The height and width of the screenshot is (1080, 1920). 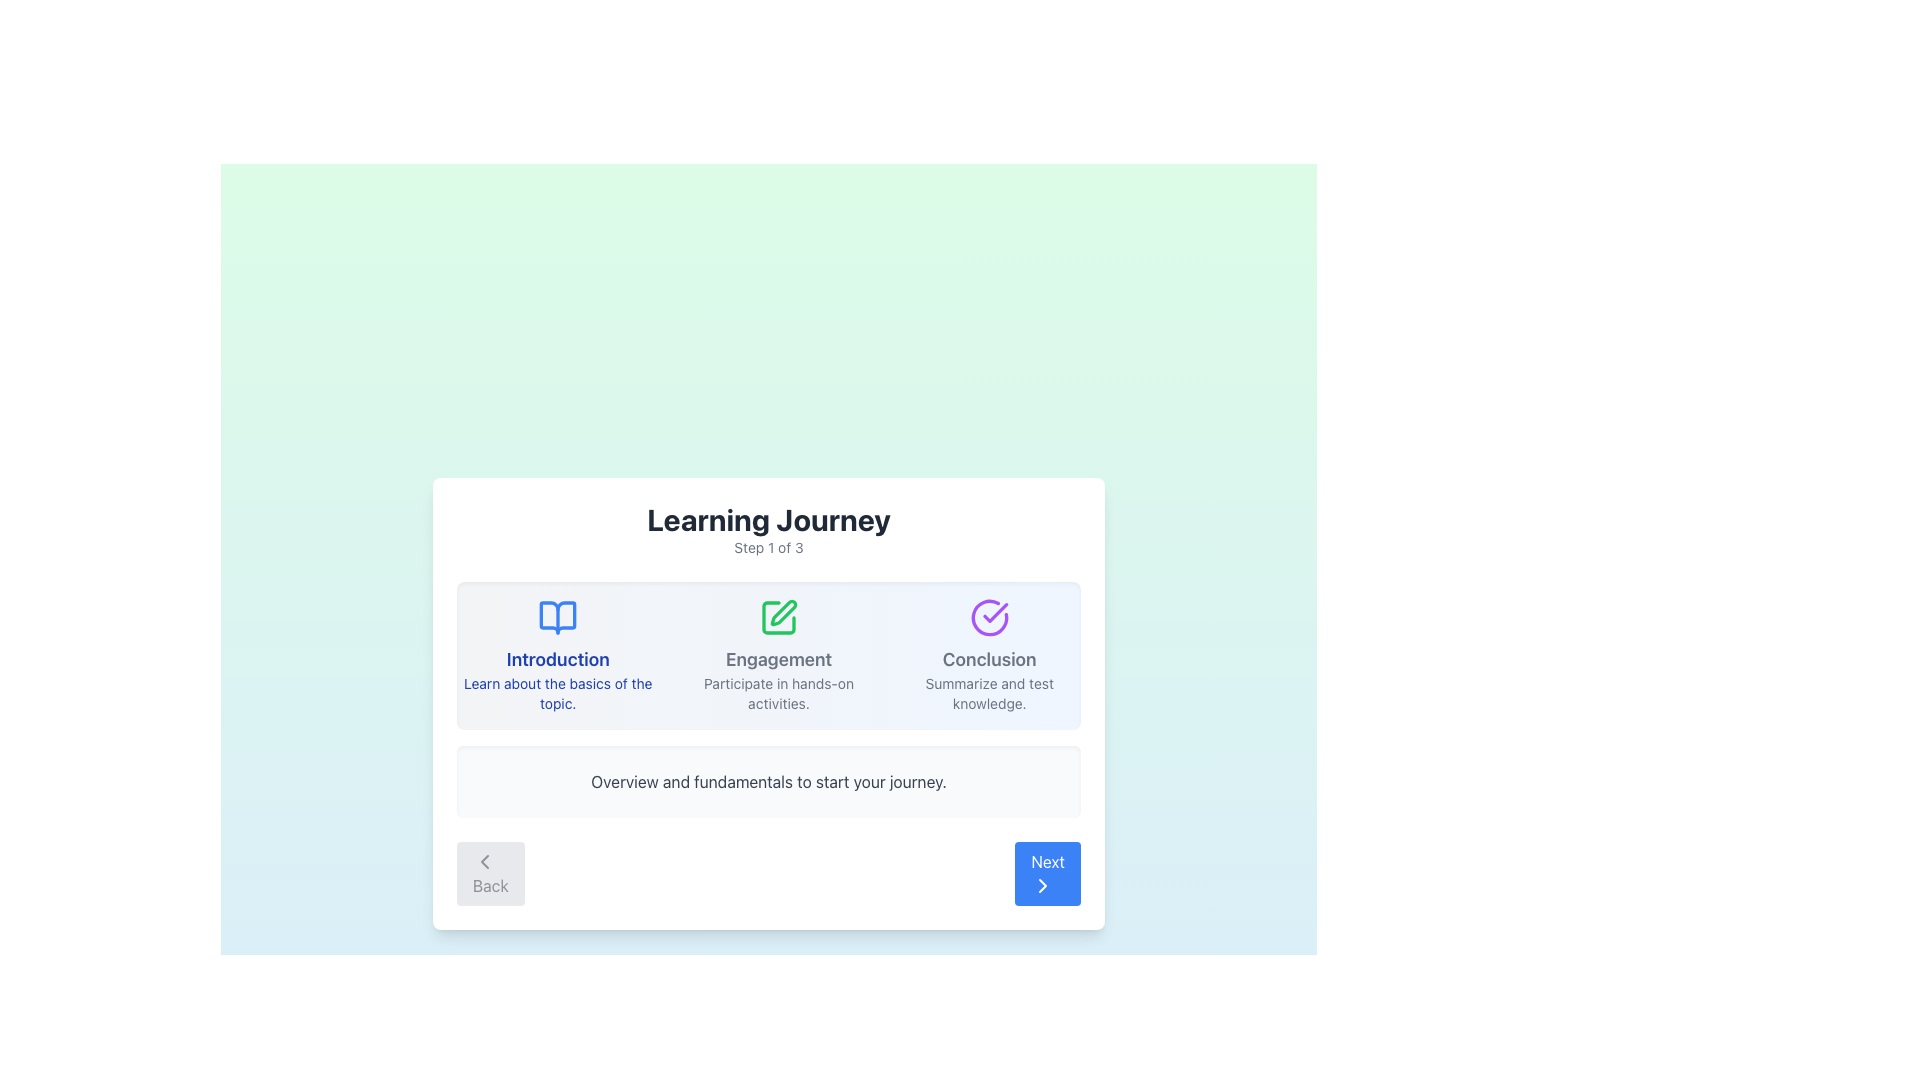 What do you see at coordinates (989, 655) in the screenshot?
I see `text of the informational block labeled 'Conclusion', which includes the check mark icon and the text 'Summarize and test knowledge.'` at bounding box center [989, 655].